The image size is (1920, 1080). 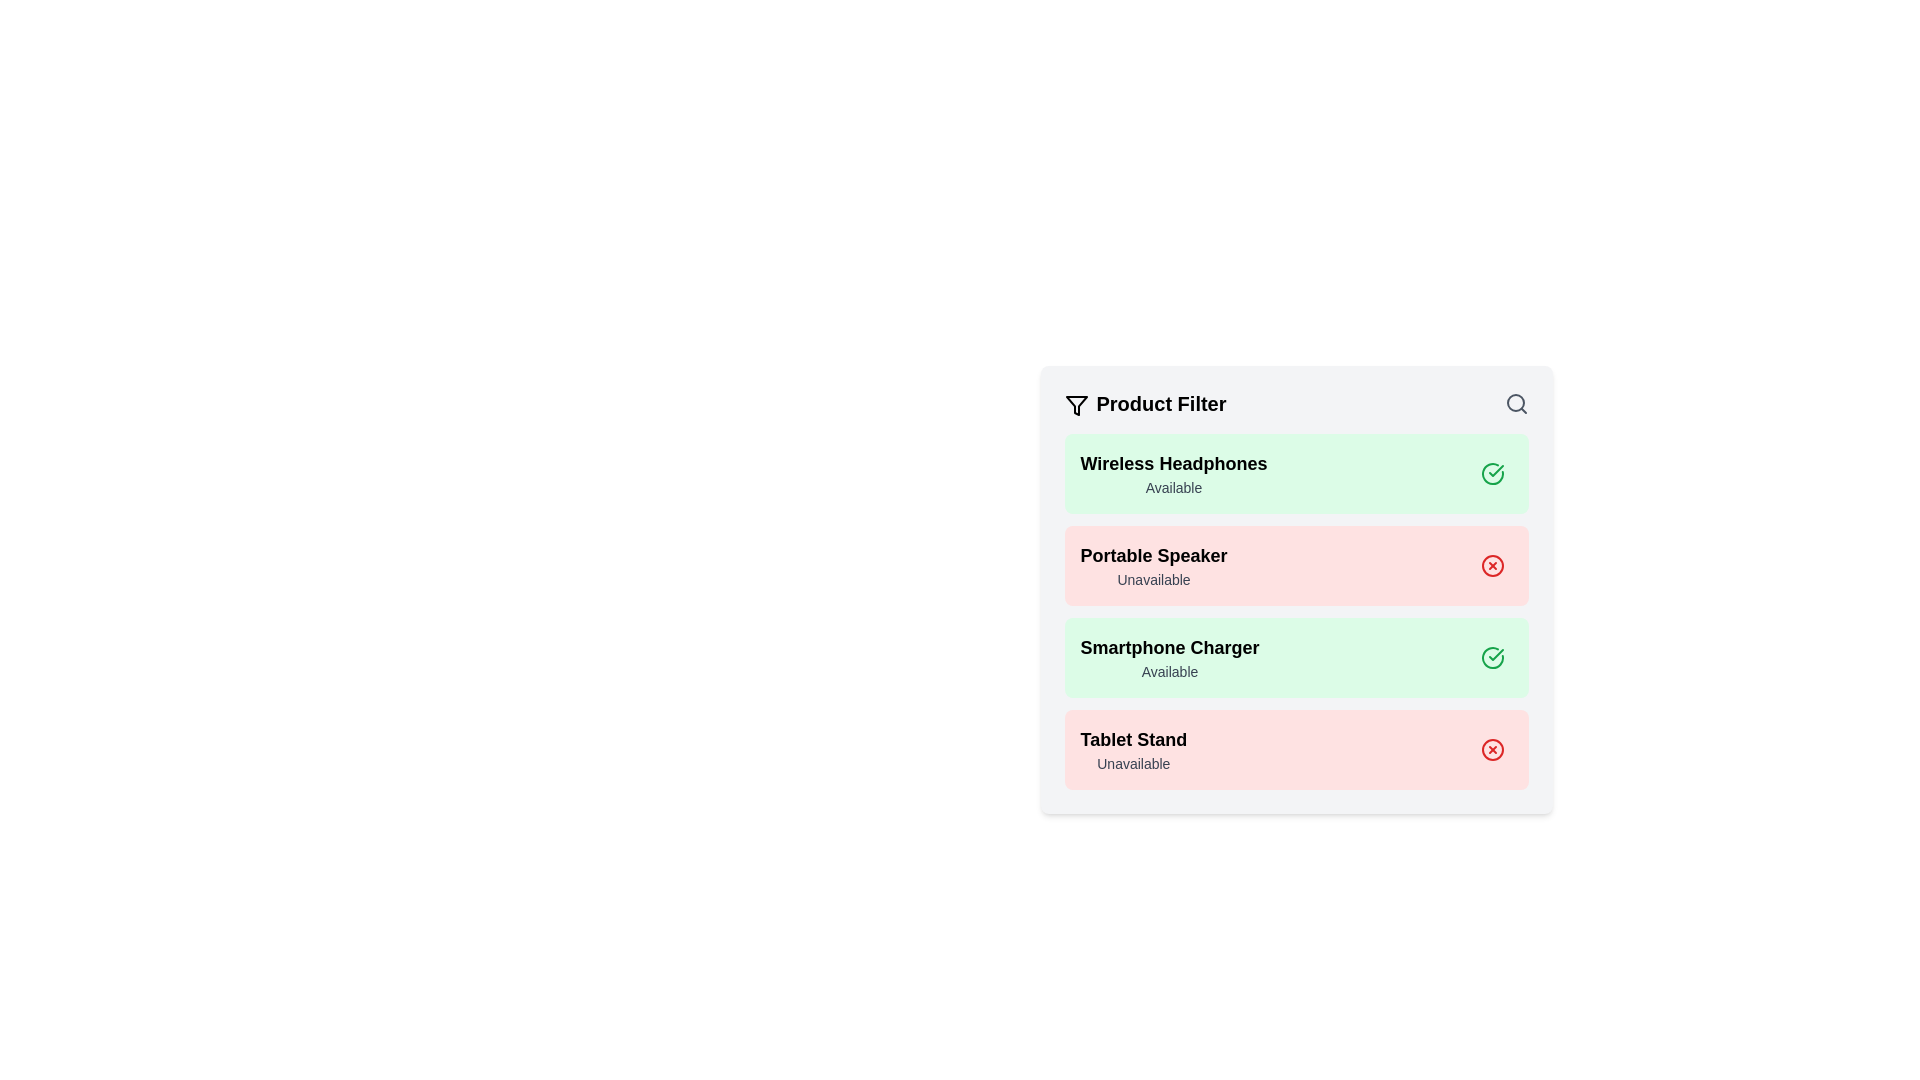 What do you see at coordinates (1296, 589) in the screenshot?
I see `the text 'Unavailable' located on the rectangular card titled 'Portable Speaker', which is the second item in the 'Product Filter' section and has a red background indicating unavailability` at bounding box center [1296, 589].